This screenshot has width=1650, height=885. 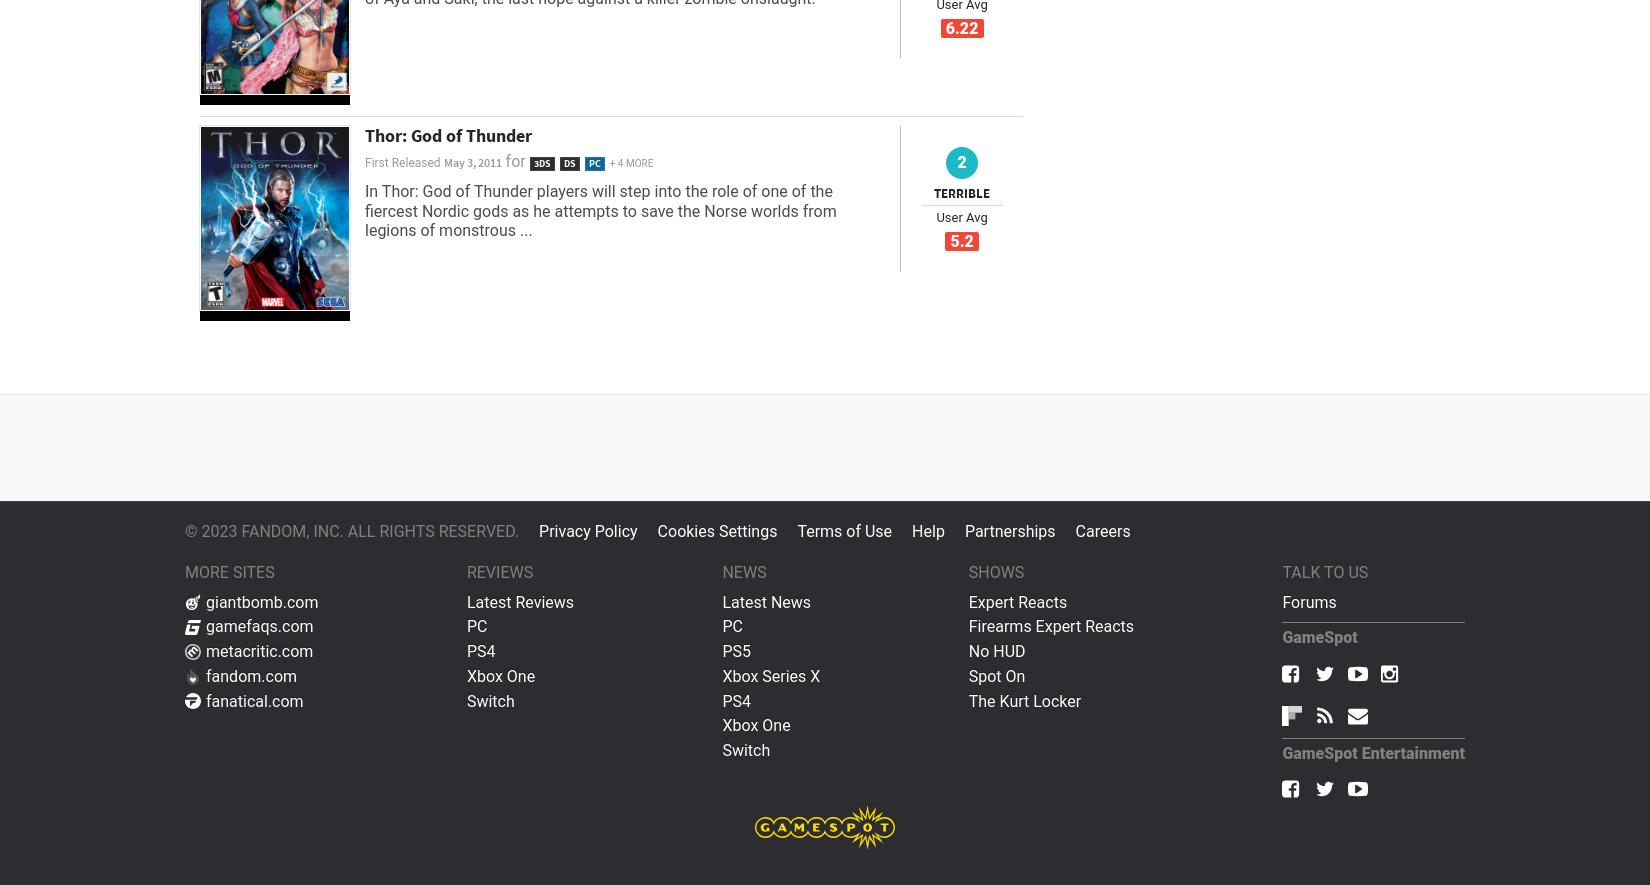 I want to click on 'Xbox Series X', so click(x=770, y=675).